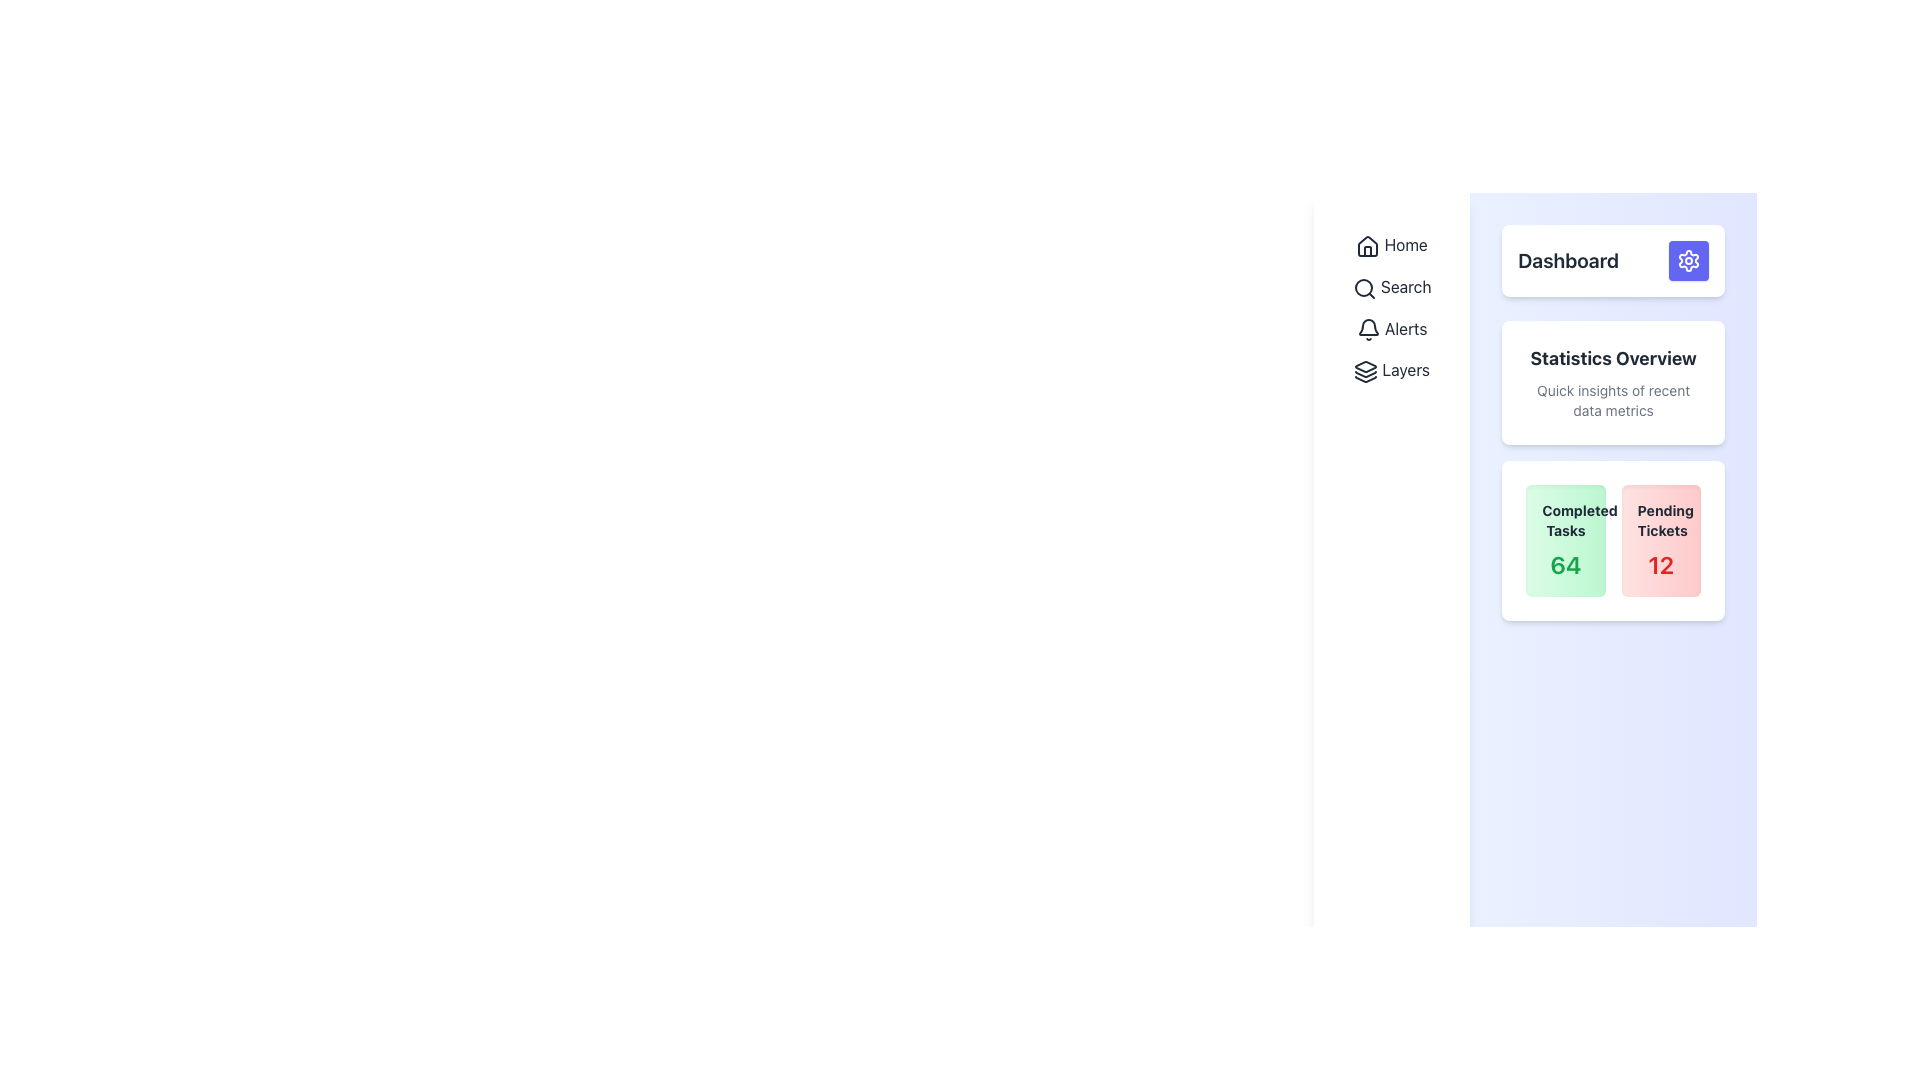 The height and width of the screenshot is (1080, 1920). Describe the element at coordinates (1391, 327) in the screenshot. I see `the bell icon of the 'Alerts' navigation menu item` at that location.